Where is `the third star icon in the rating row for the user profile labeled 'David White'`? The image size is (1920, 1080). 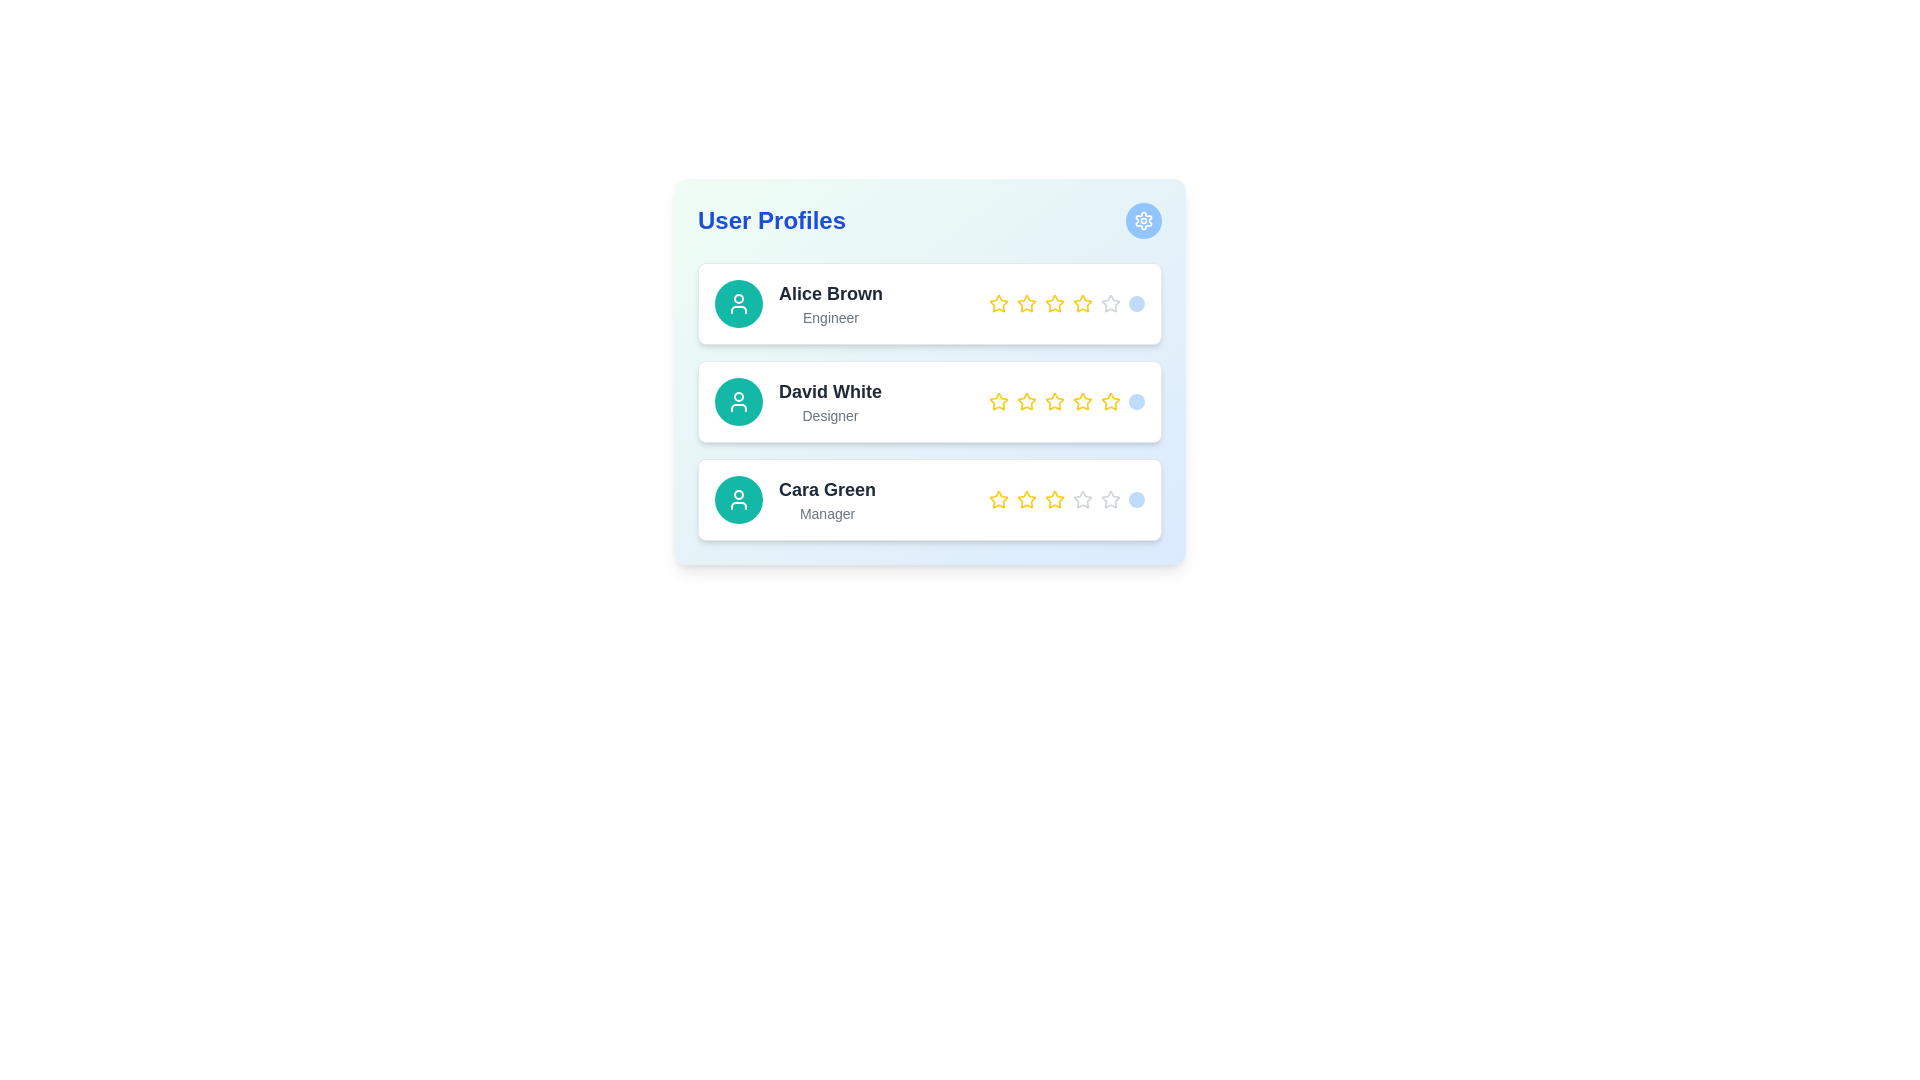 the third star icon in the rating row for the user profile labeled 'David White' is located at coordinates (1053, 401).